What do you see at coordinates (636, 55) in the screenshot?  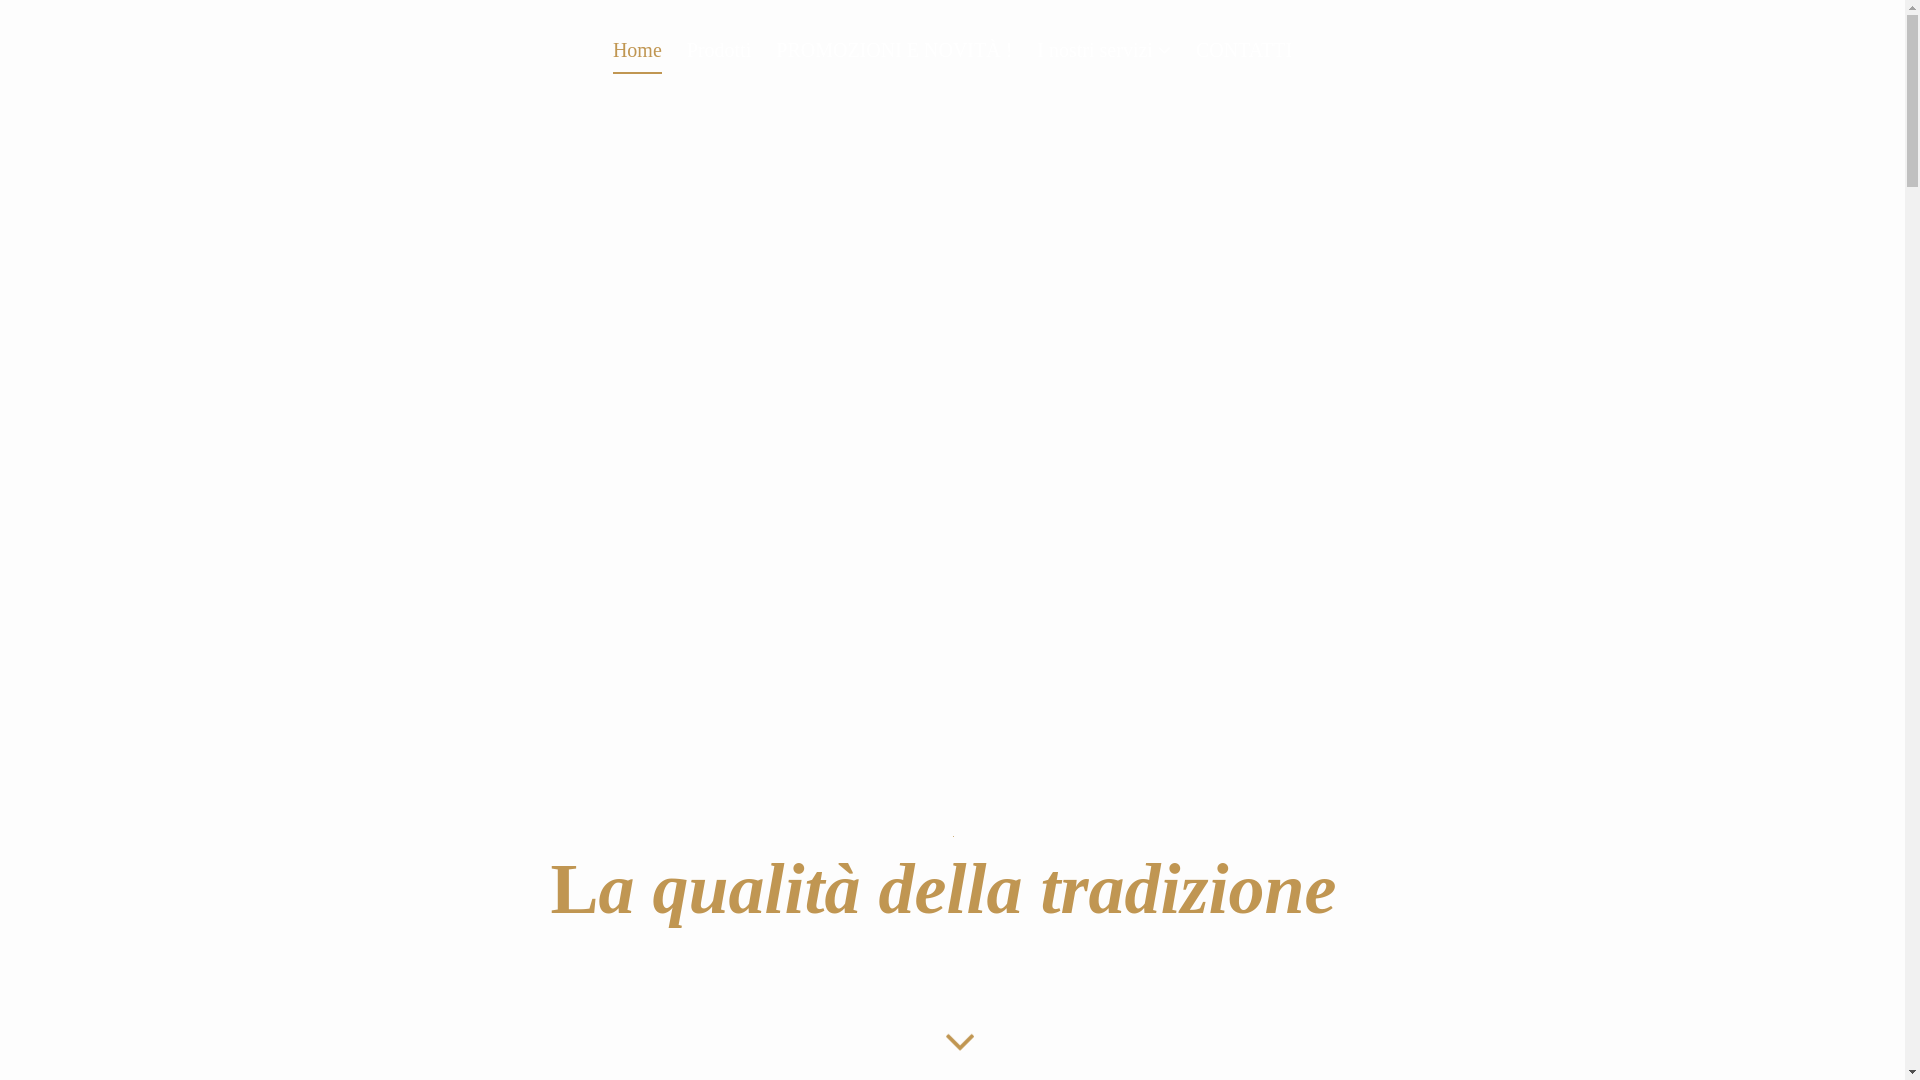 I see `'Home'` at bounding box center [636, 55].